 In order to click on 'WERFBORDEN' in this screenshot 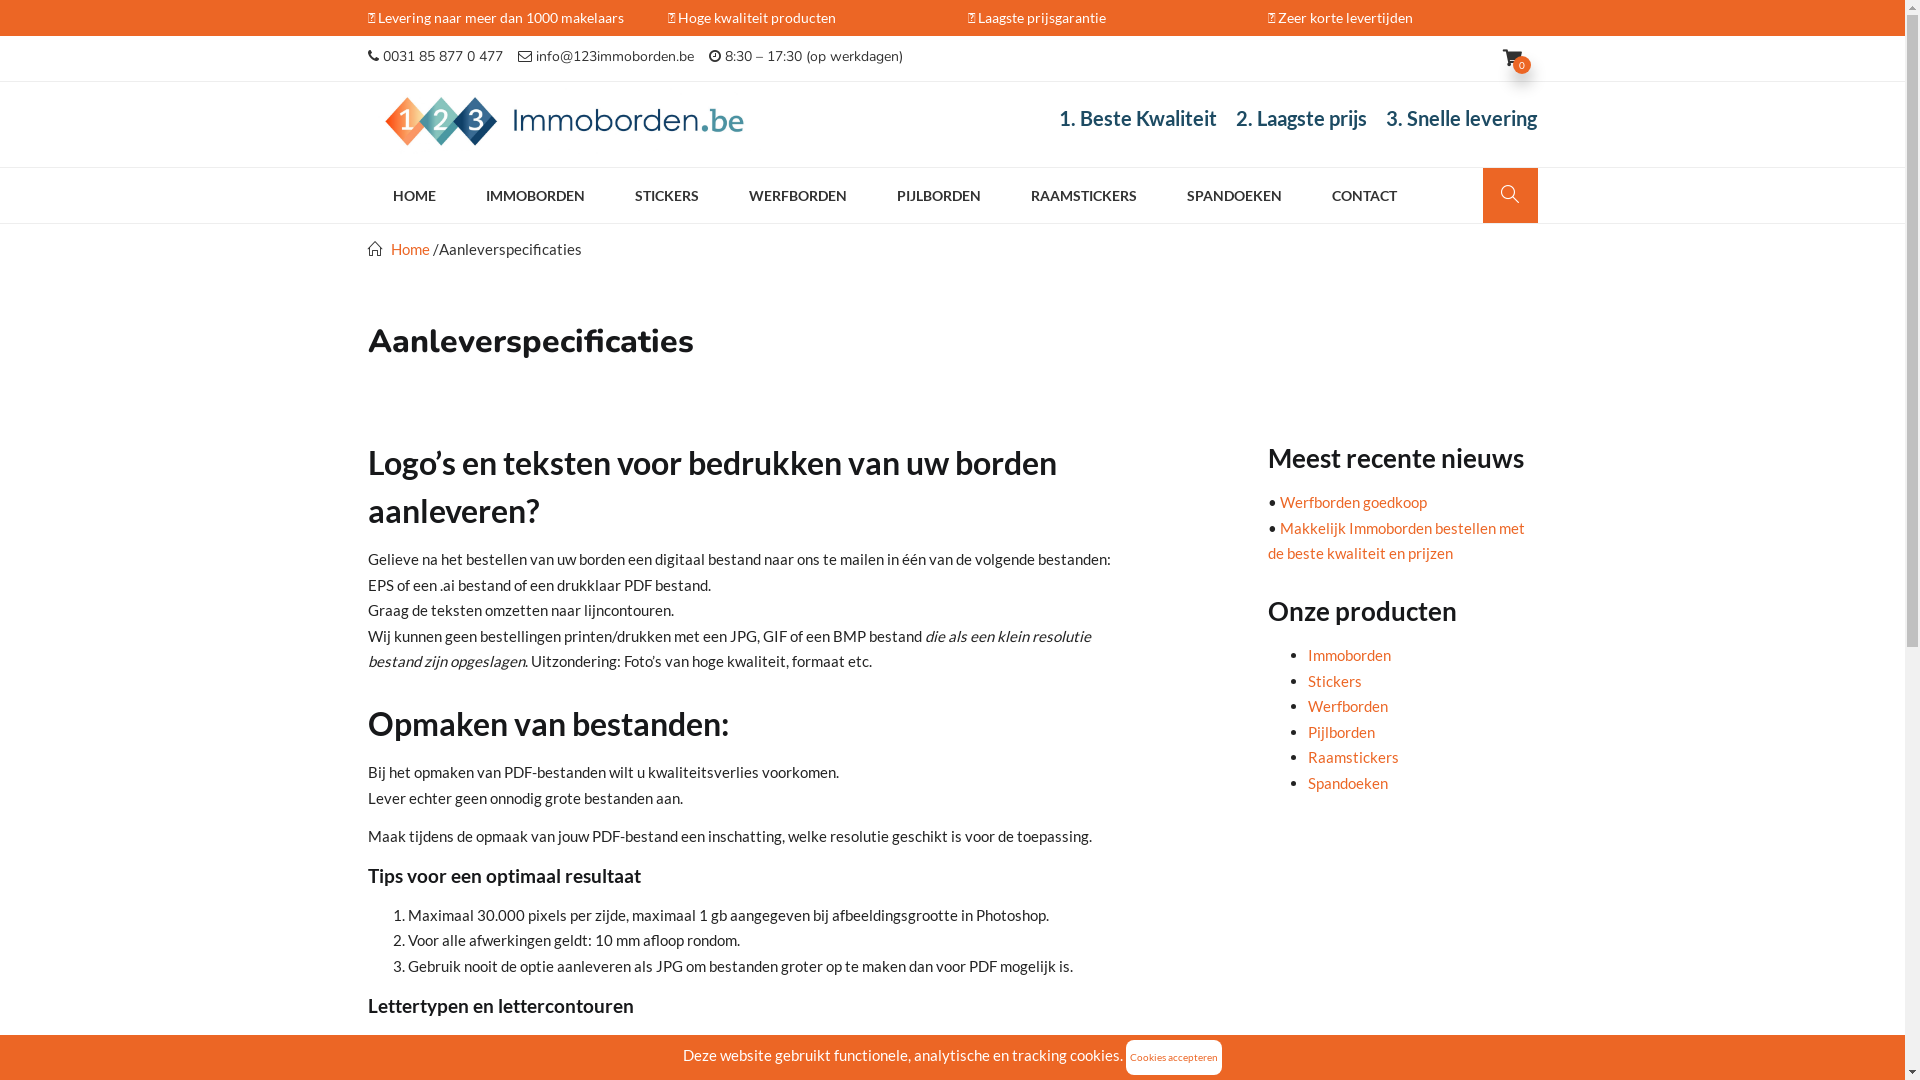, I will do `click(723, 195)`.